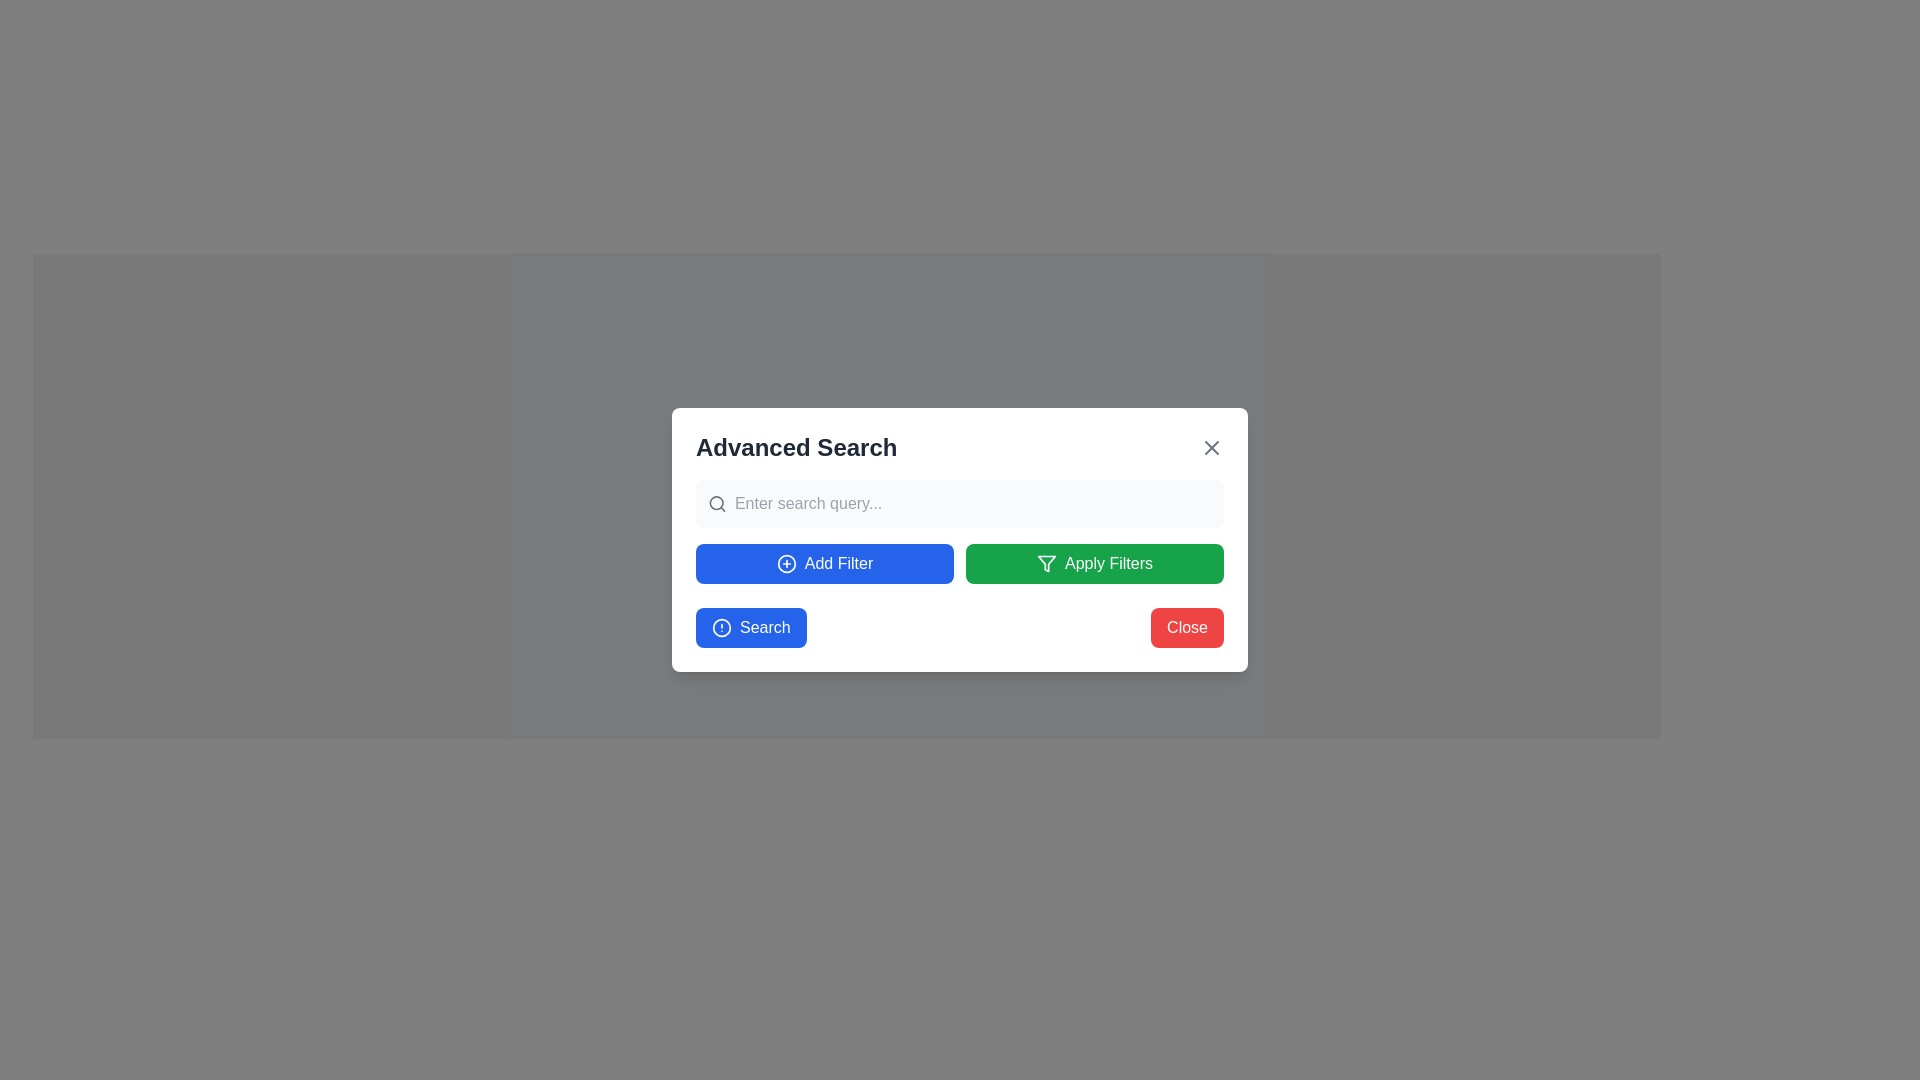 This screenshot has width=1920, height=1080. I want to click on the SVG Icon representing the filter functionality within the 'Apply Filters' button, located on the left side next to the text label, so click(1045, 563).